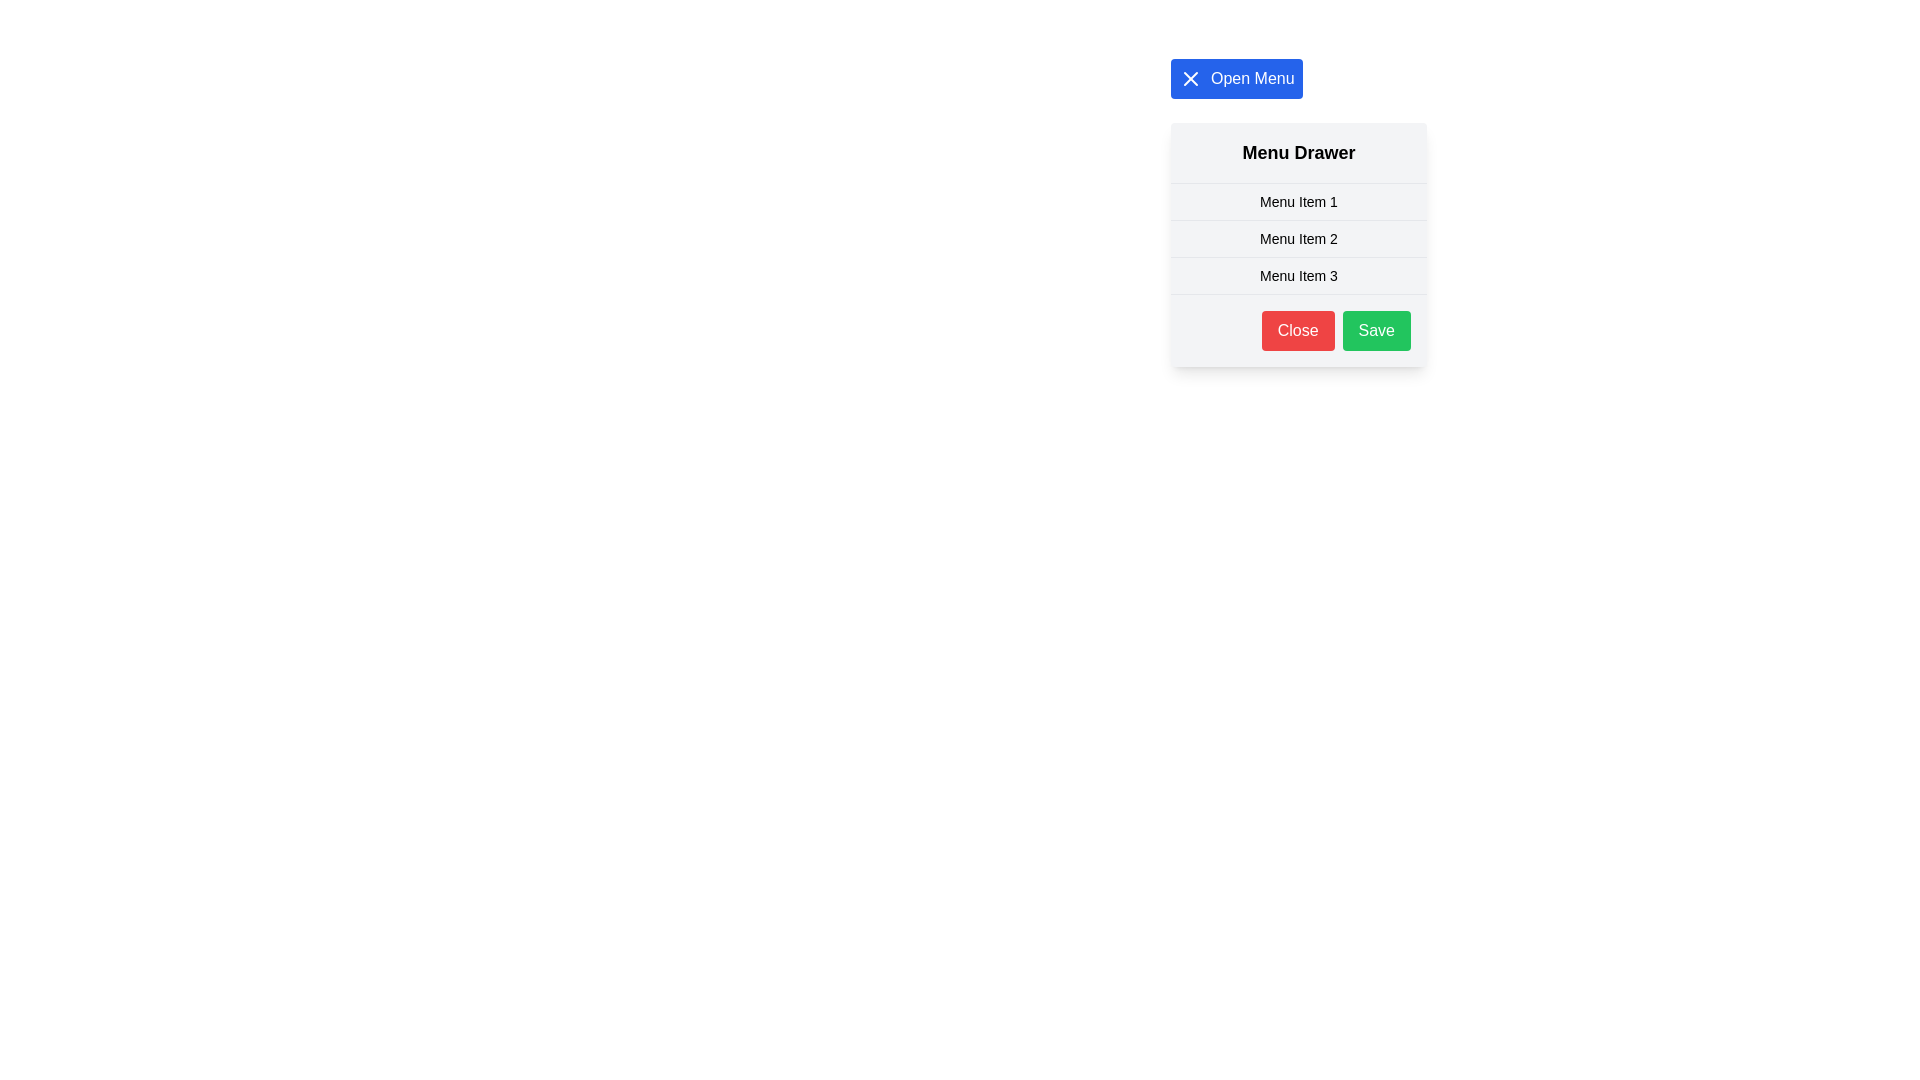 Image resolution: width=1920 pixels, height=1080 pixels. Describe the element at coordinates (1299, 152) in the screenshot. I see `the 'Menu Drawer' static label, which is displayed in a bold font and is positioned at the top of the vertically organized menu drawer` at that location.